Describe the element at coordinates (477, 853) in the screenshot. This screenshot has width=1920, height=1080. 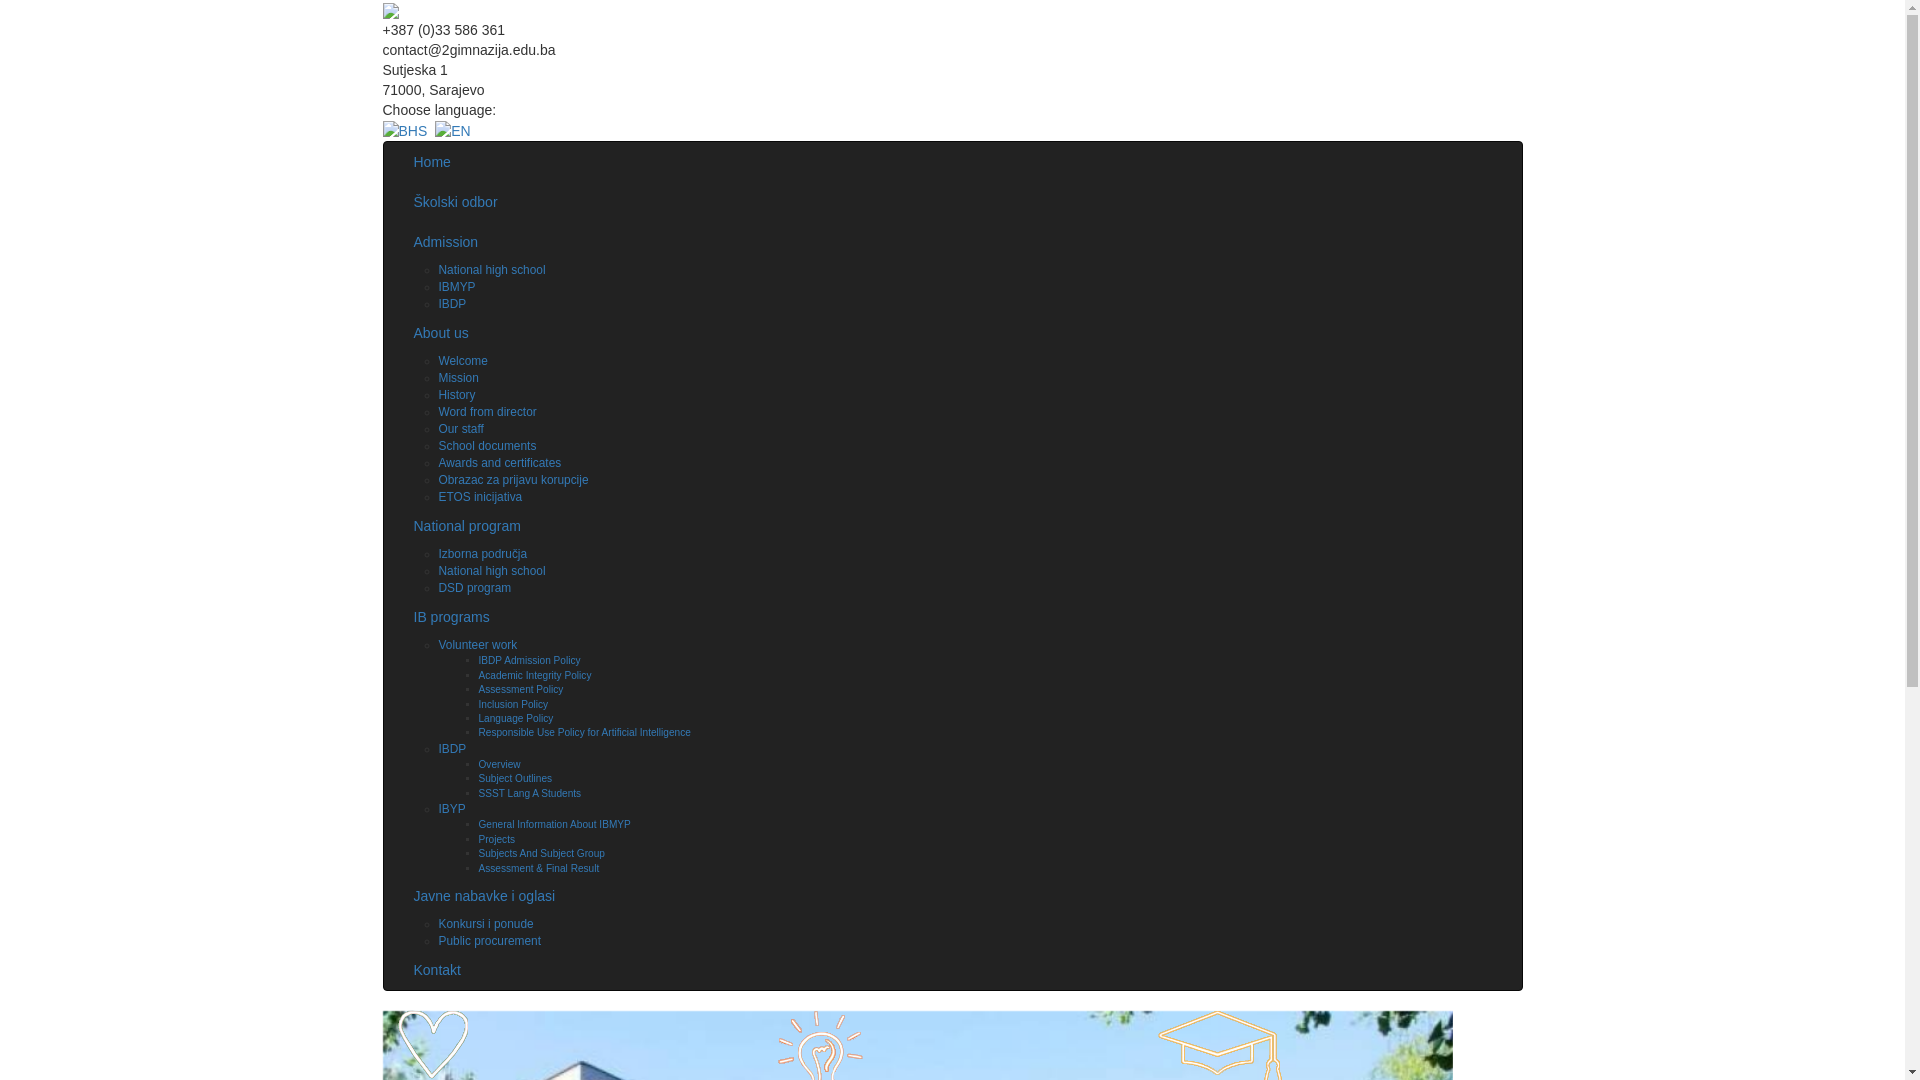
I see `'Subjects And Subject Group'` at that location.